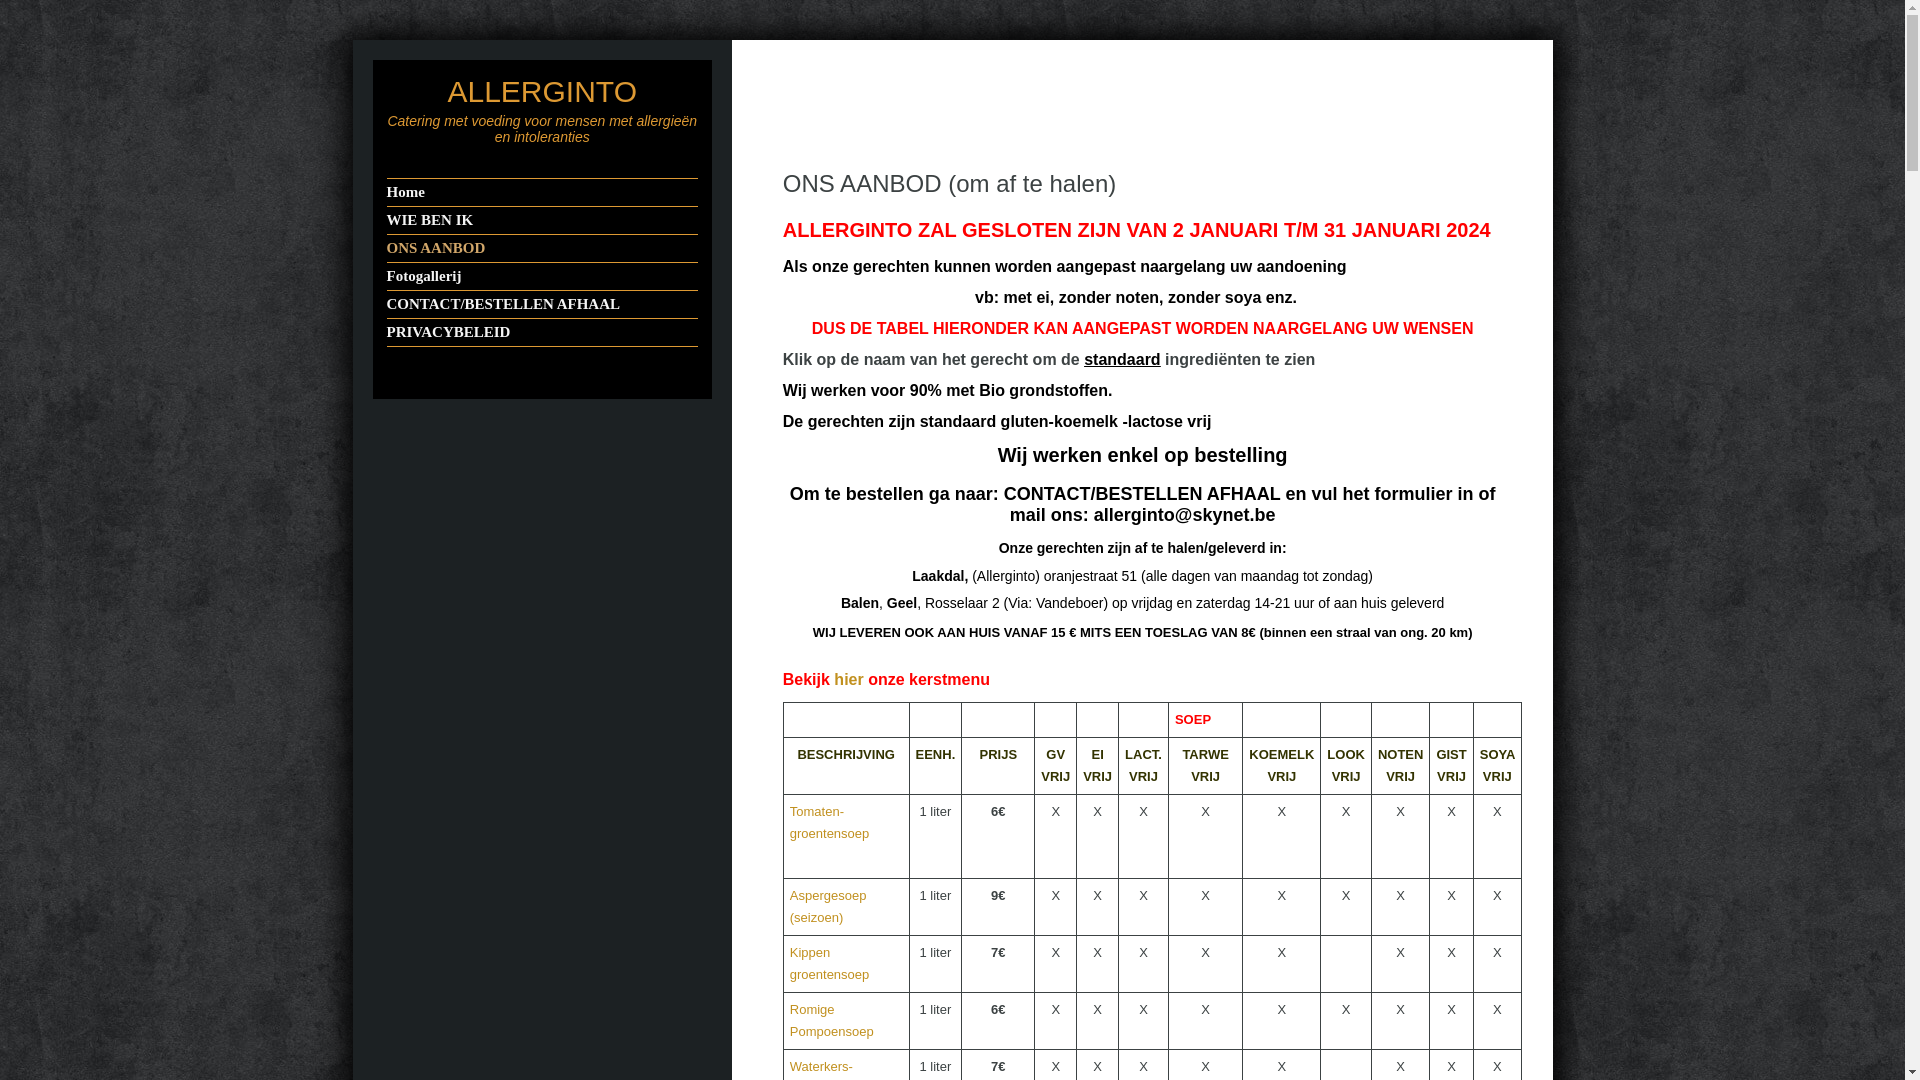  What do you see at coordinates (541, 192) in the screenshot?
I see `'Home'` at bounding box center [541, 192].